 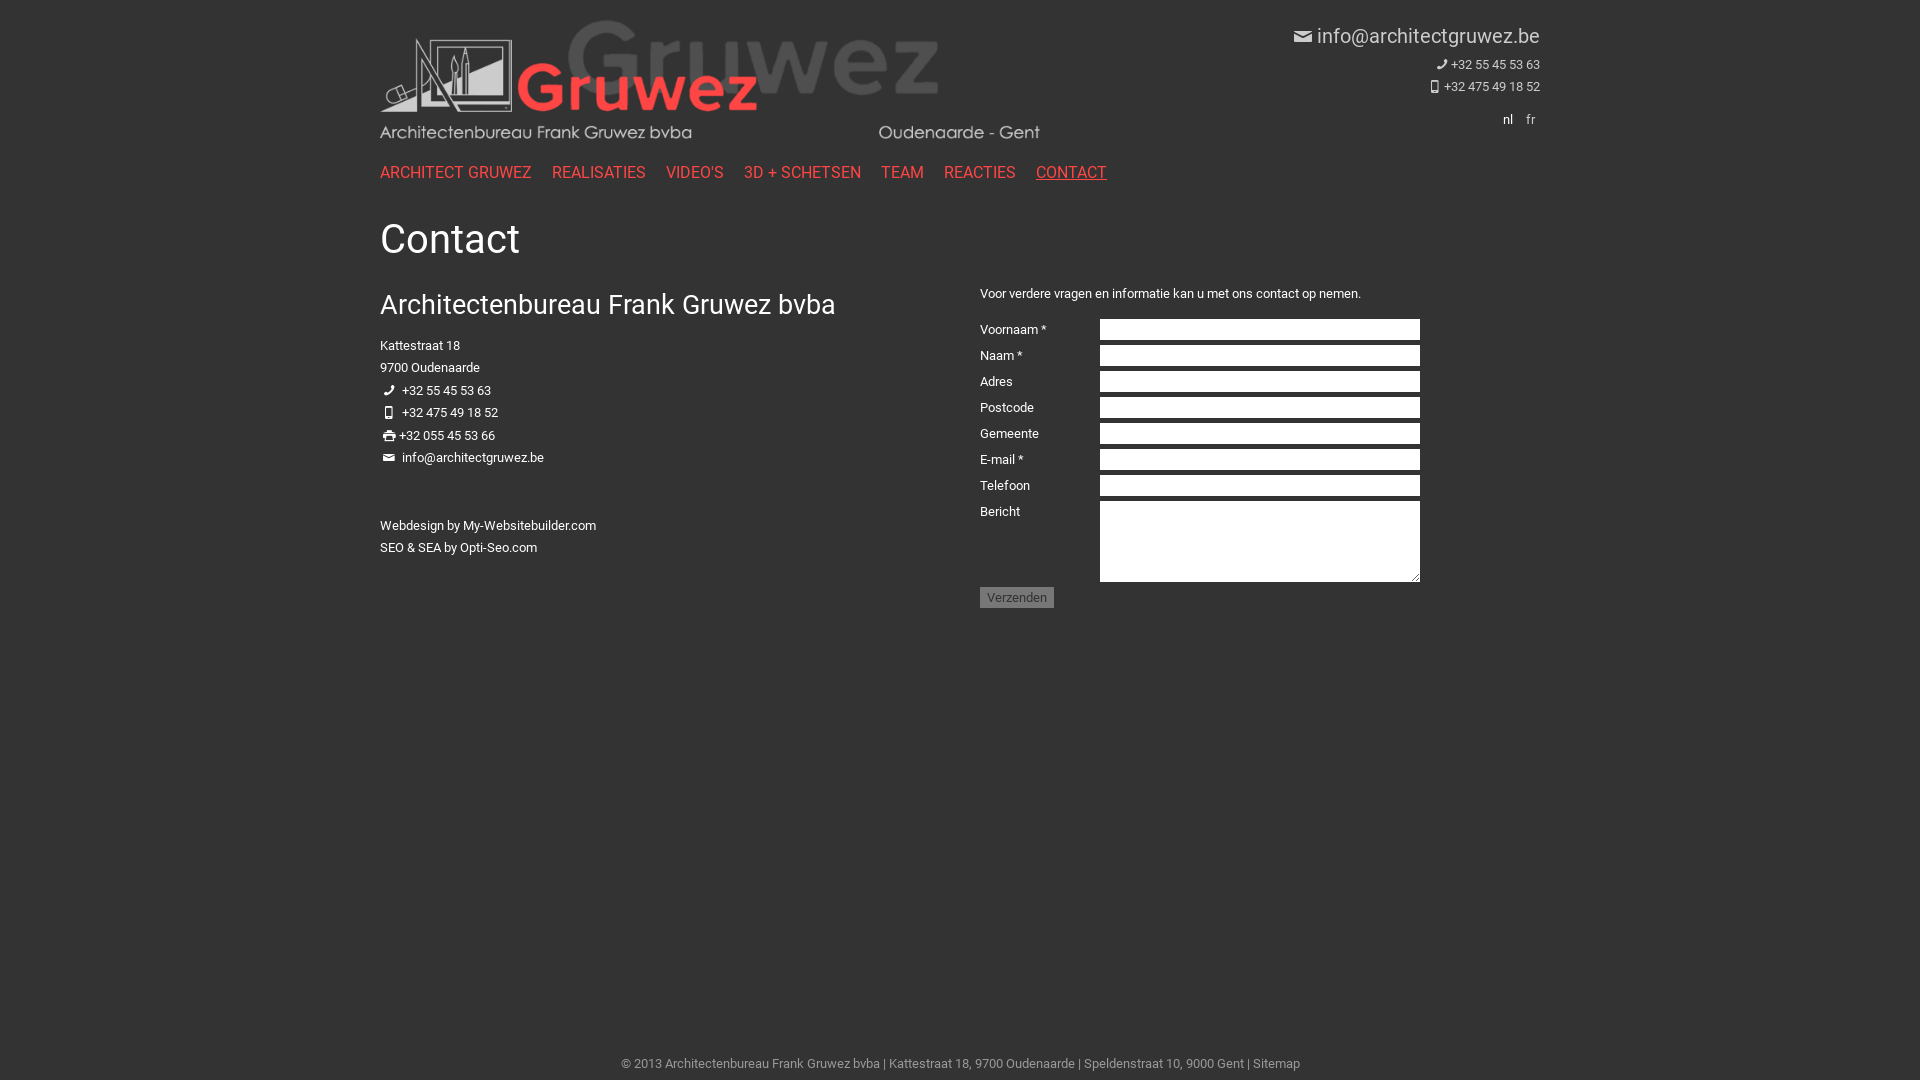 I want to click on 'VIDEO'S', so click(x=666, y=171).